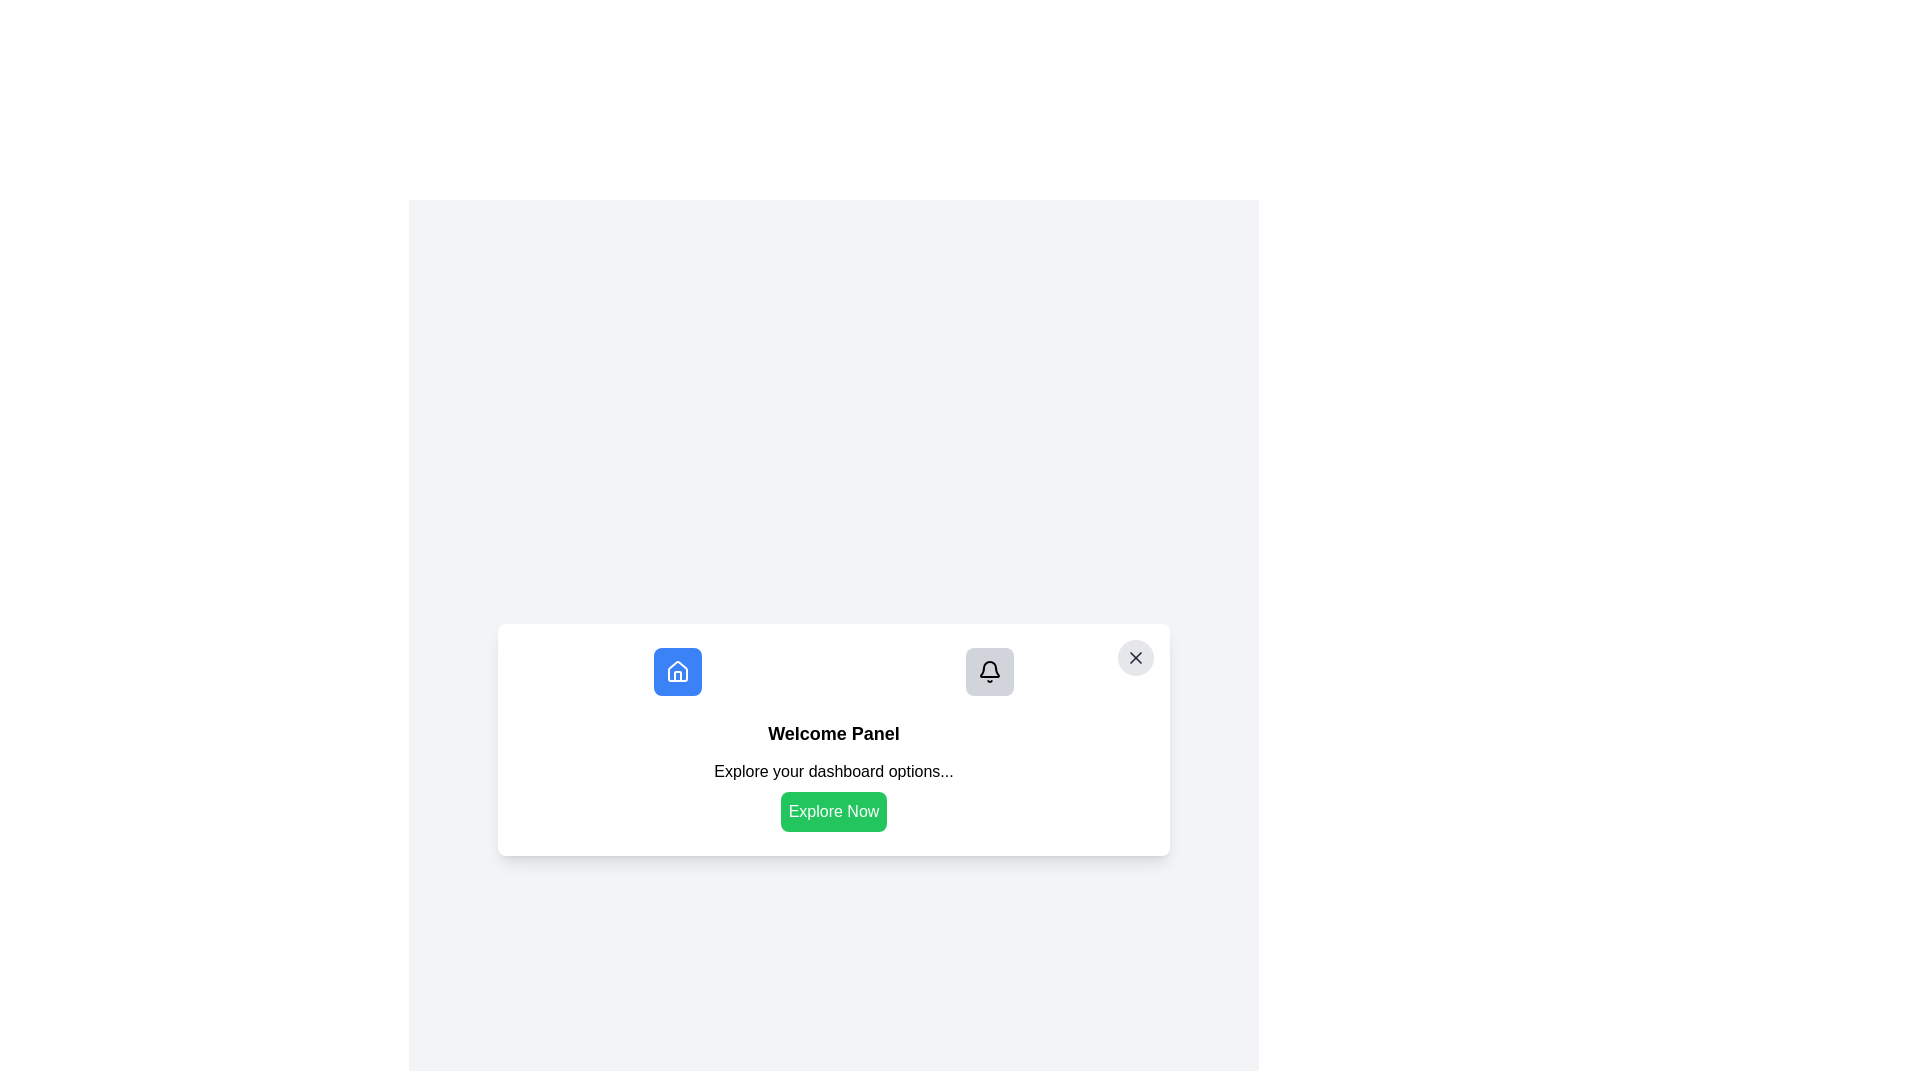  What do you see at coordinates (834, 812) in the screenshot?
I see `the green rectangular button with rounded corners labeled 'Explore Now'` at bounding box center [834, 812].